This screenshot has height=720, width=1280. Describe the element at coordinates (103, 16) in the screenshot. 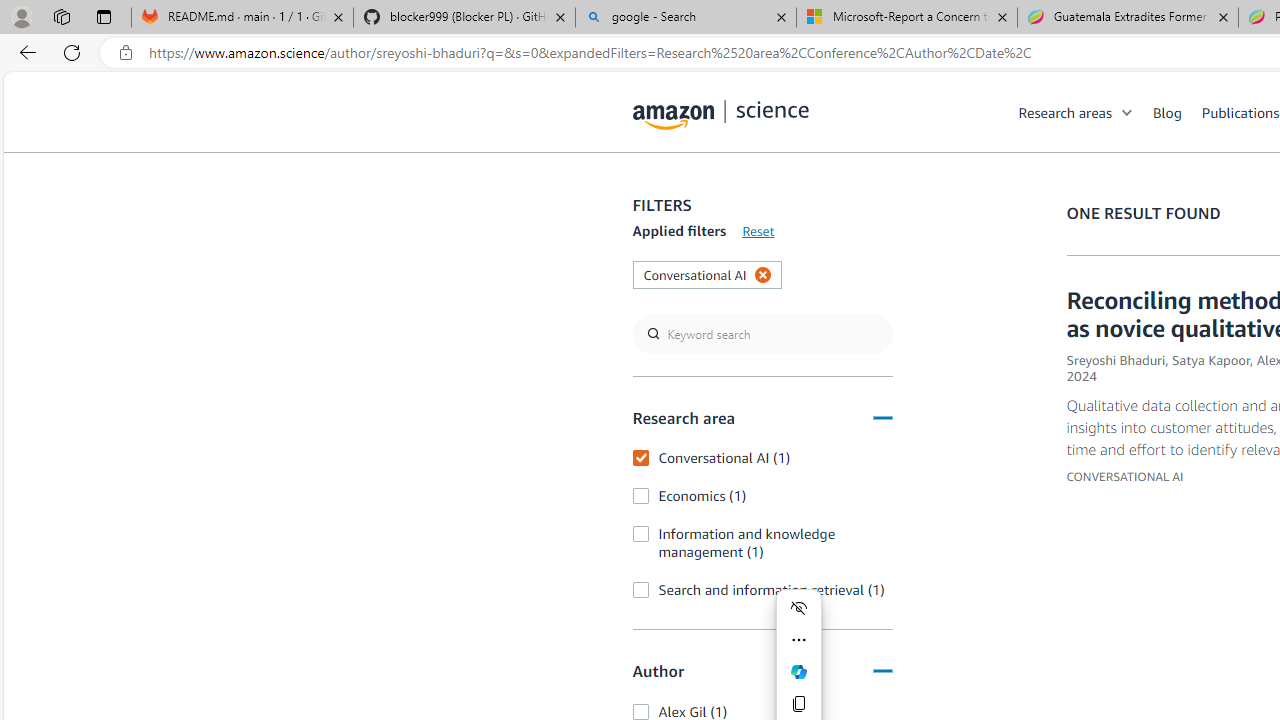

I see `'Tab actions menu'` at that location.